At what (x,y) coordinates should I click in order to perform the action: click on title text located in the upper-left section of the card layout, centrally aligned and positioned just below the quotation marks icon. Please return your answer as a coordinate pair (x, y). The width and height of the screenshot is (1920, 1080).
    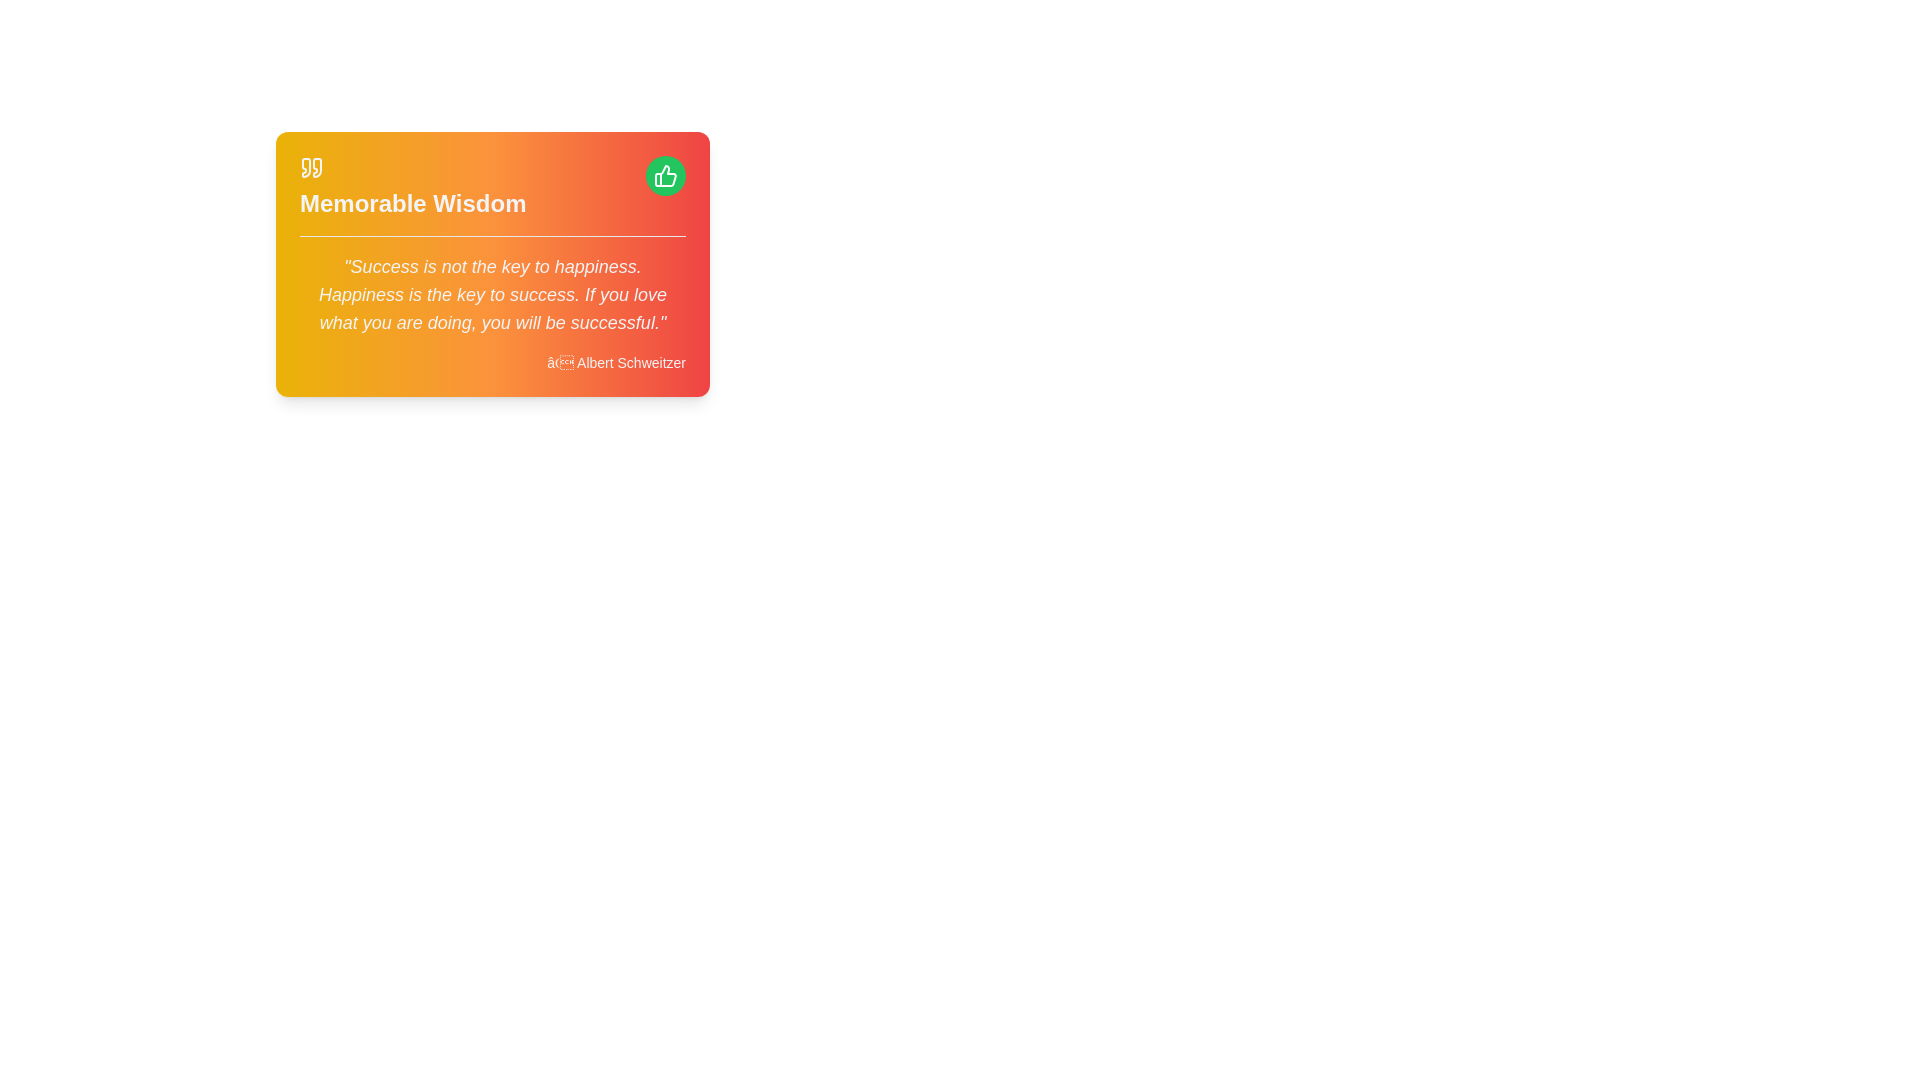
    Looking at the image, I should click on (412, 204).